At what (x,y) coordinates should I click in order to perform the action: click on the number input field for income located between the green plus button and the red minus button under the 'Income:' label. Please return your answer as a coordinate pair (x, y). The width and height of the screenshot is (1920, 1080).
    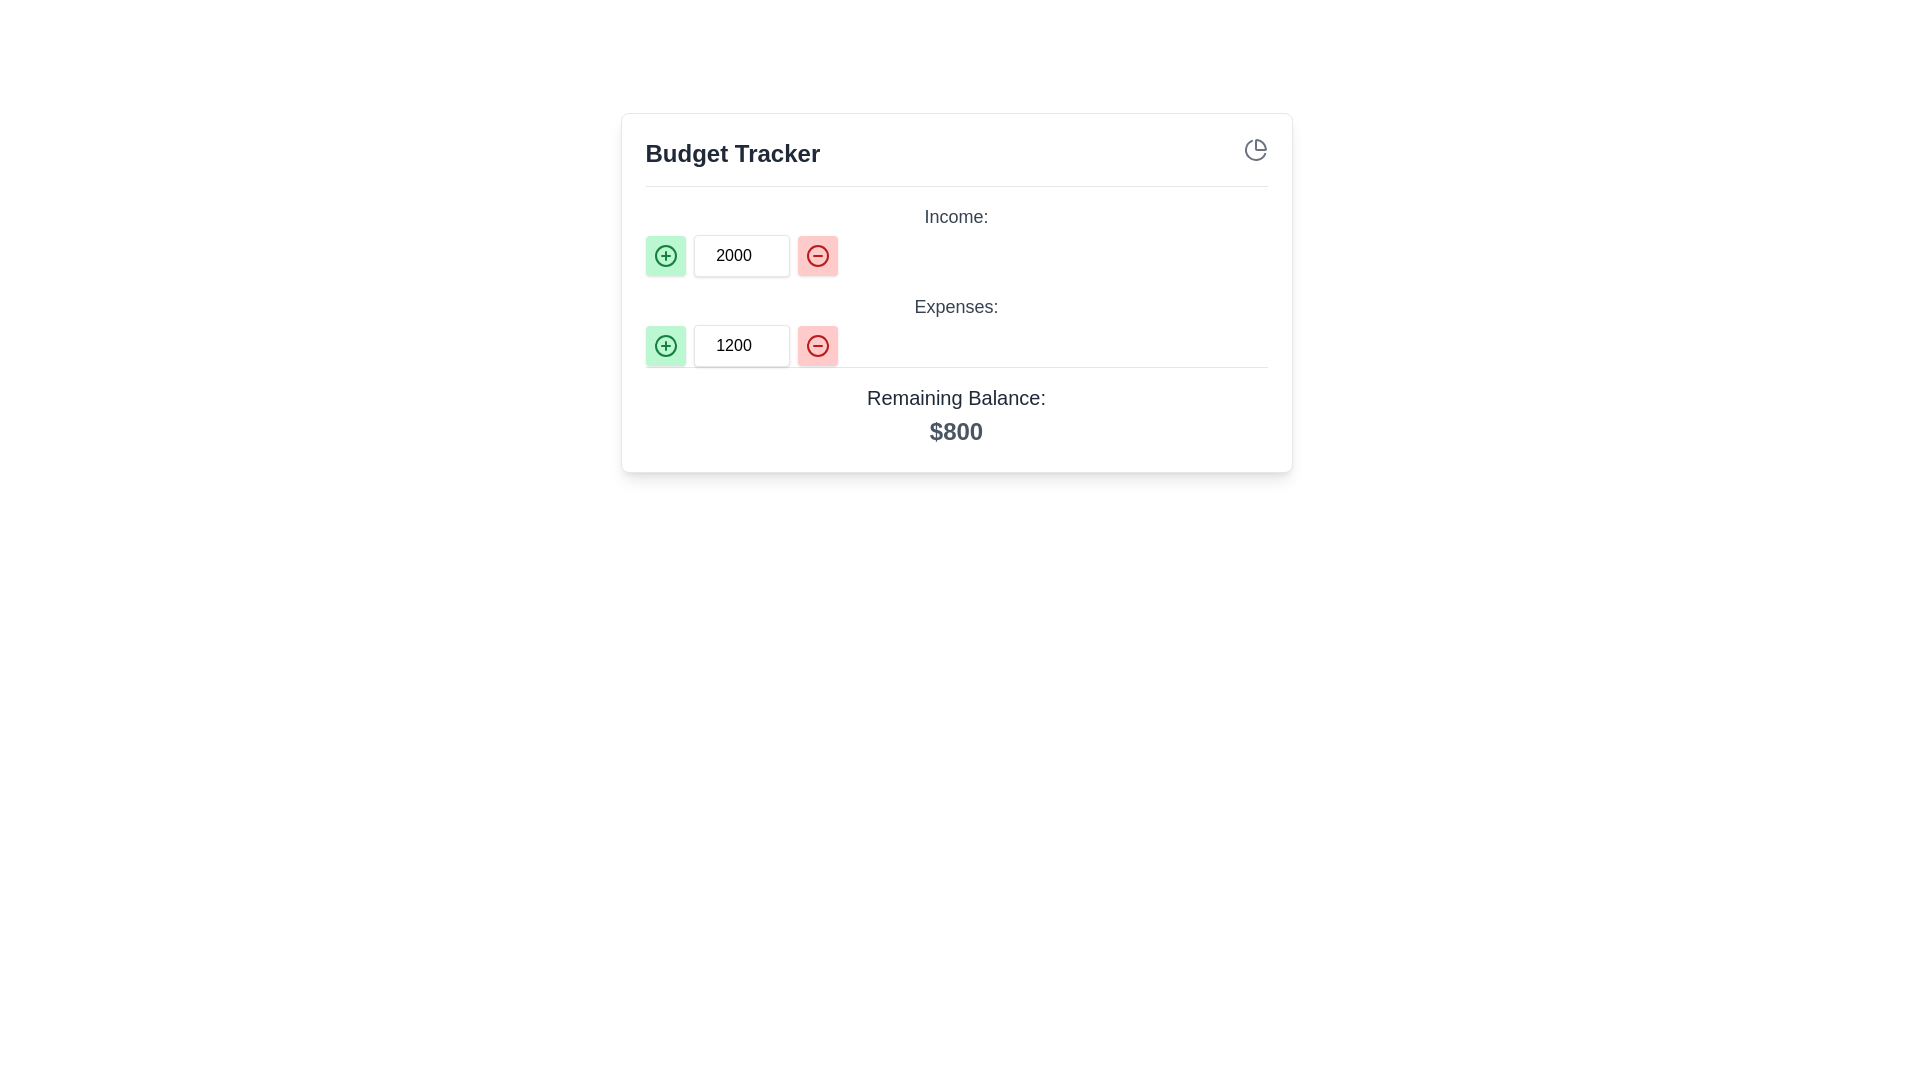
    Looking at the image, I should click on (740, 254).